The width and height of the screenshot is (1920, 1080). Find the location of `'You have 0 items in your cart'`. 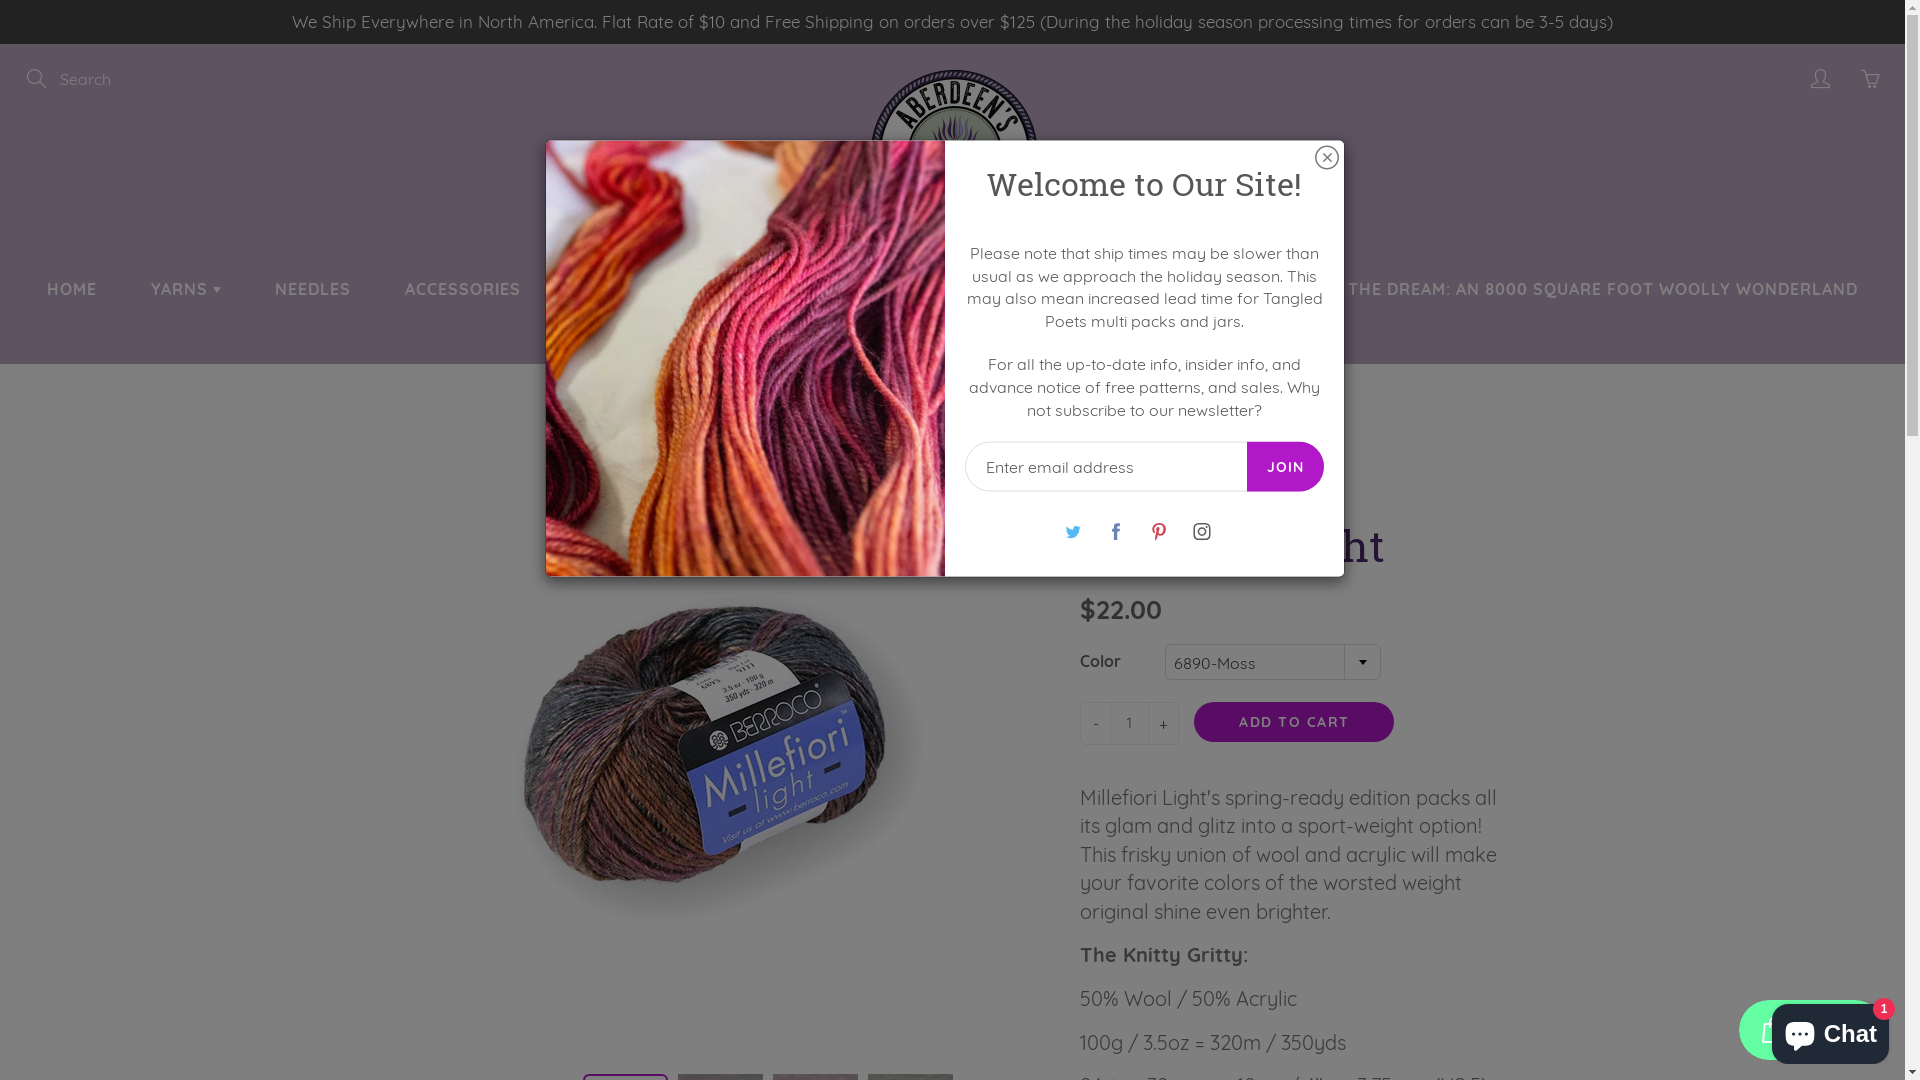

'You have 0 items in your cart' is located at coordinates (1869, 77).